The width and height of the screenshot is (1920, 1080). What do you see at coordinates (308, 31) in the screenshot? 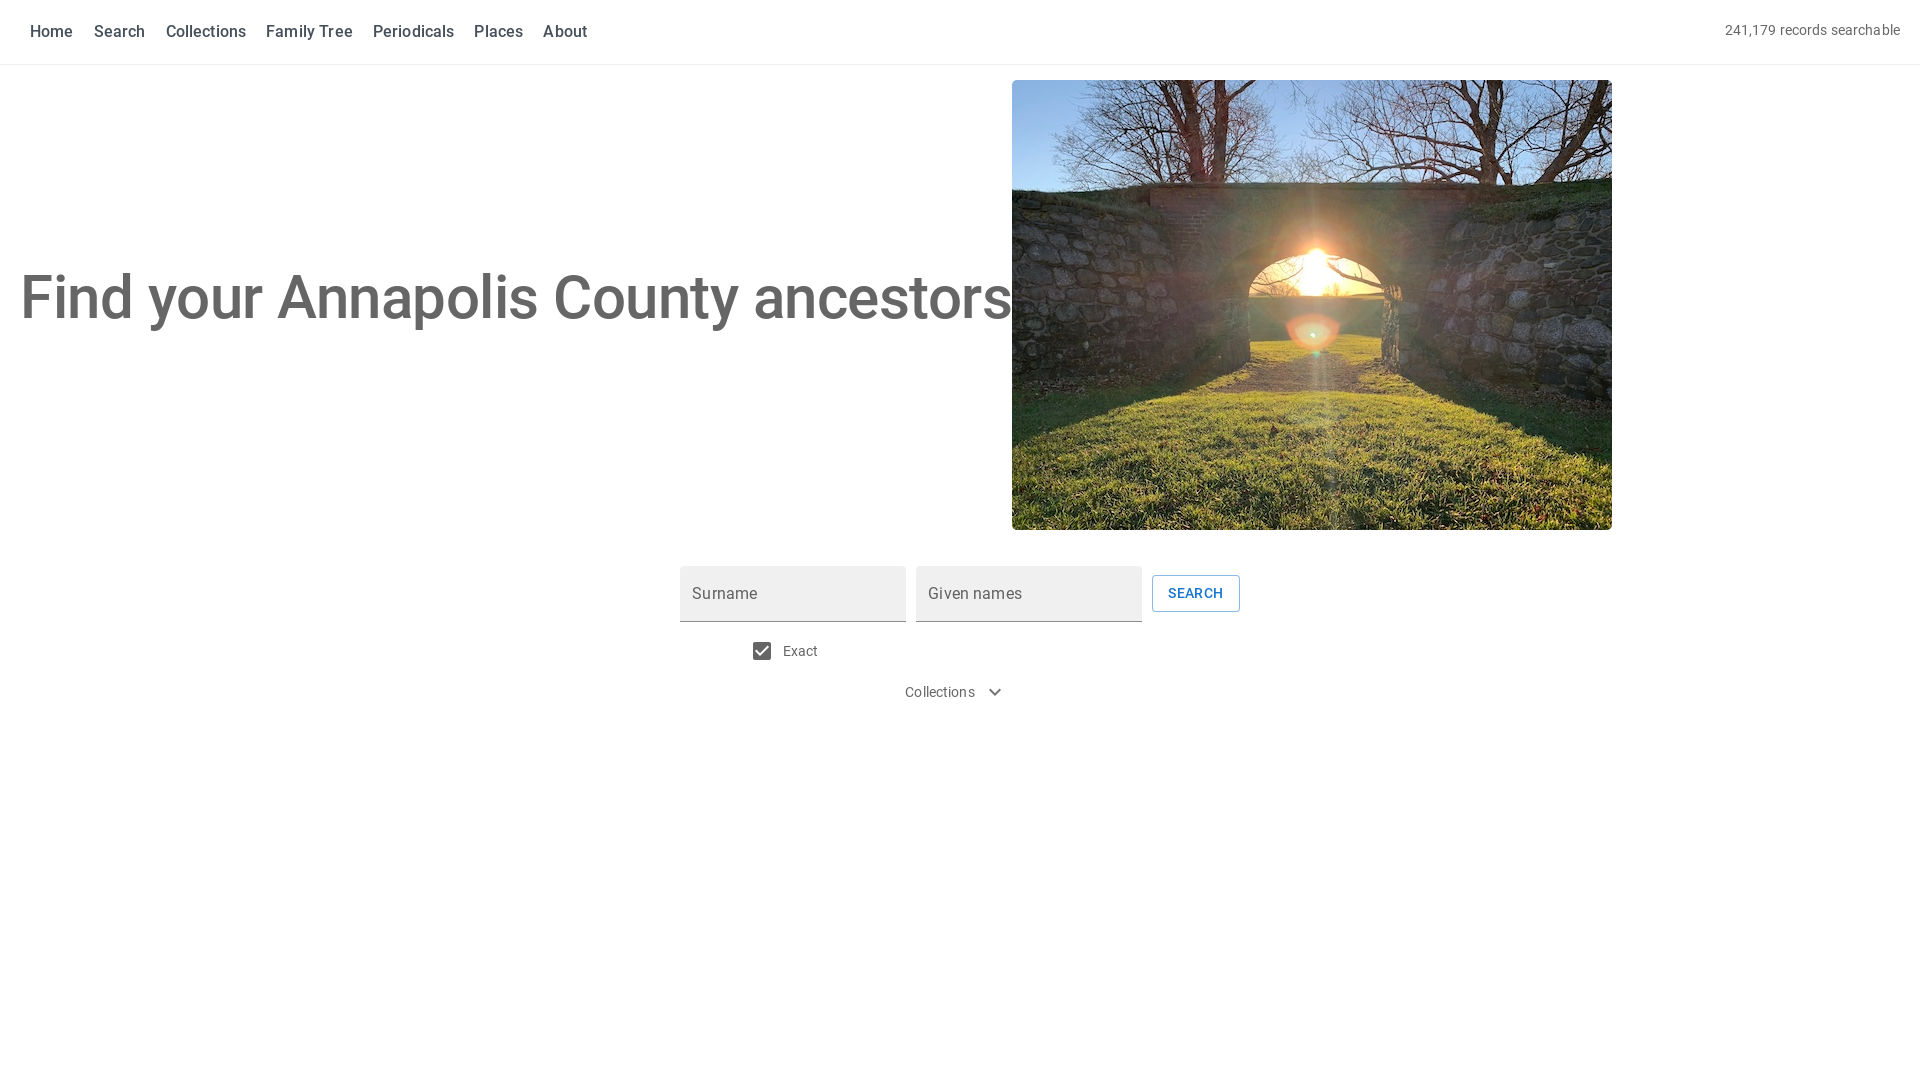
I see `'Family Tree'` at bounding box center [308, 31].